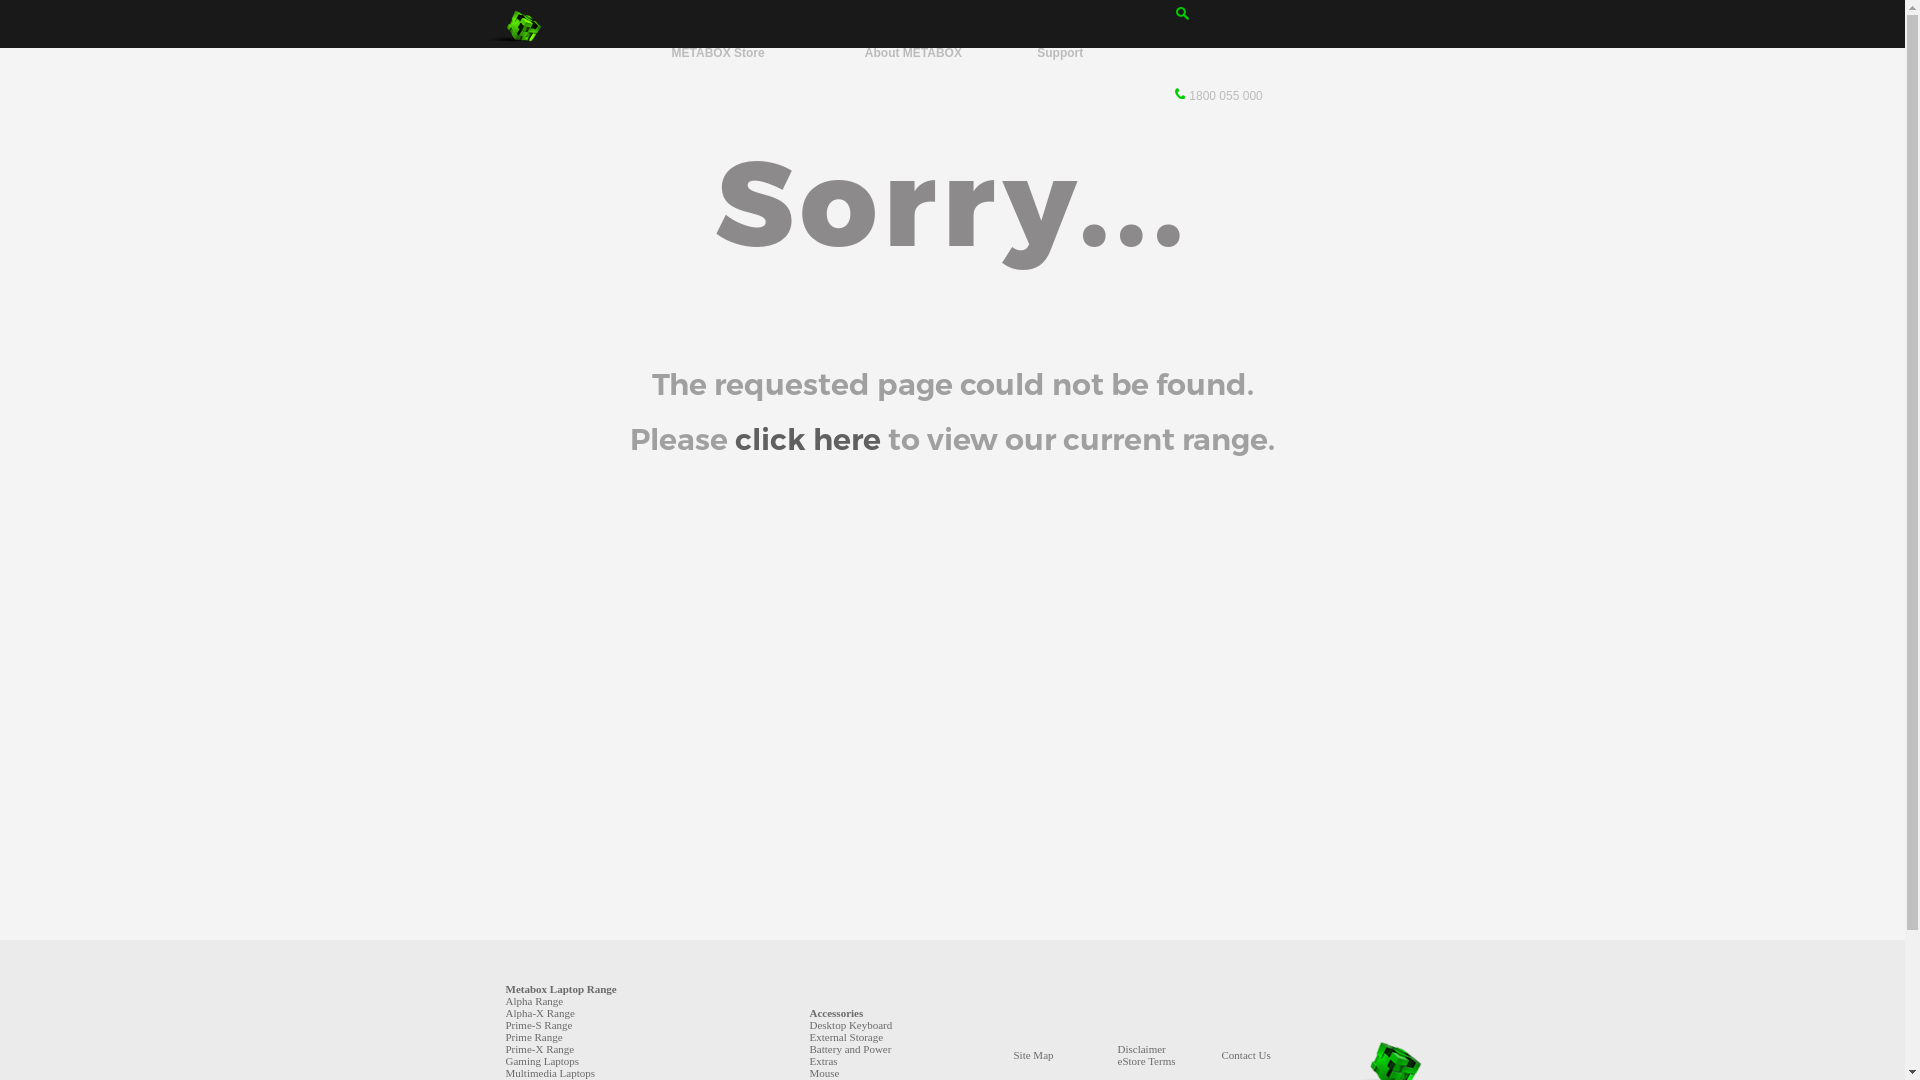 This screenshot has width=1920, height=1080. Describe the element at coordinates (836, 1013) in the screenshot. I see `'Accessories'` at that location.